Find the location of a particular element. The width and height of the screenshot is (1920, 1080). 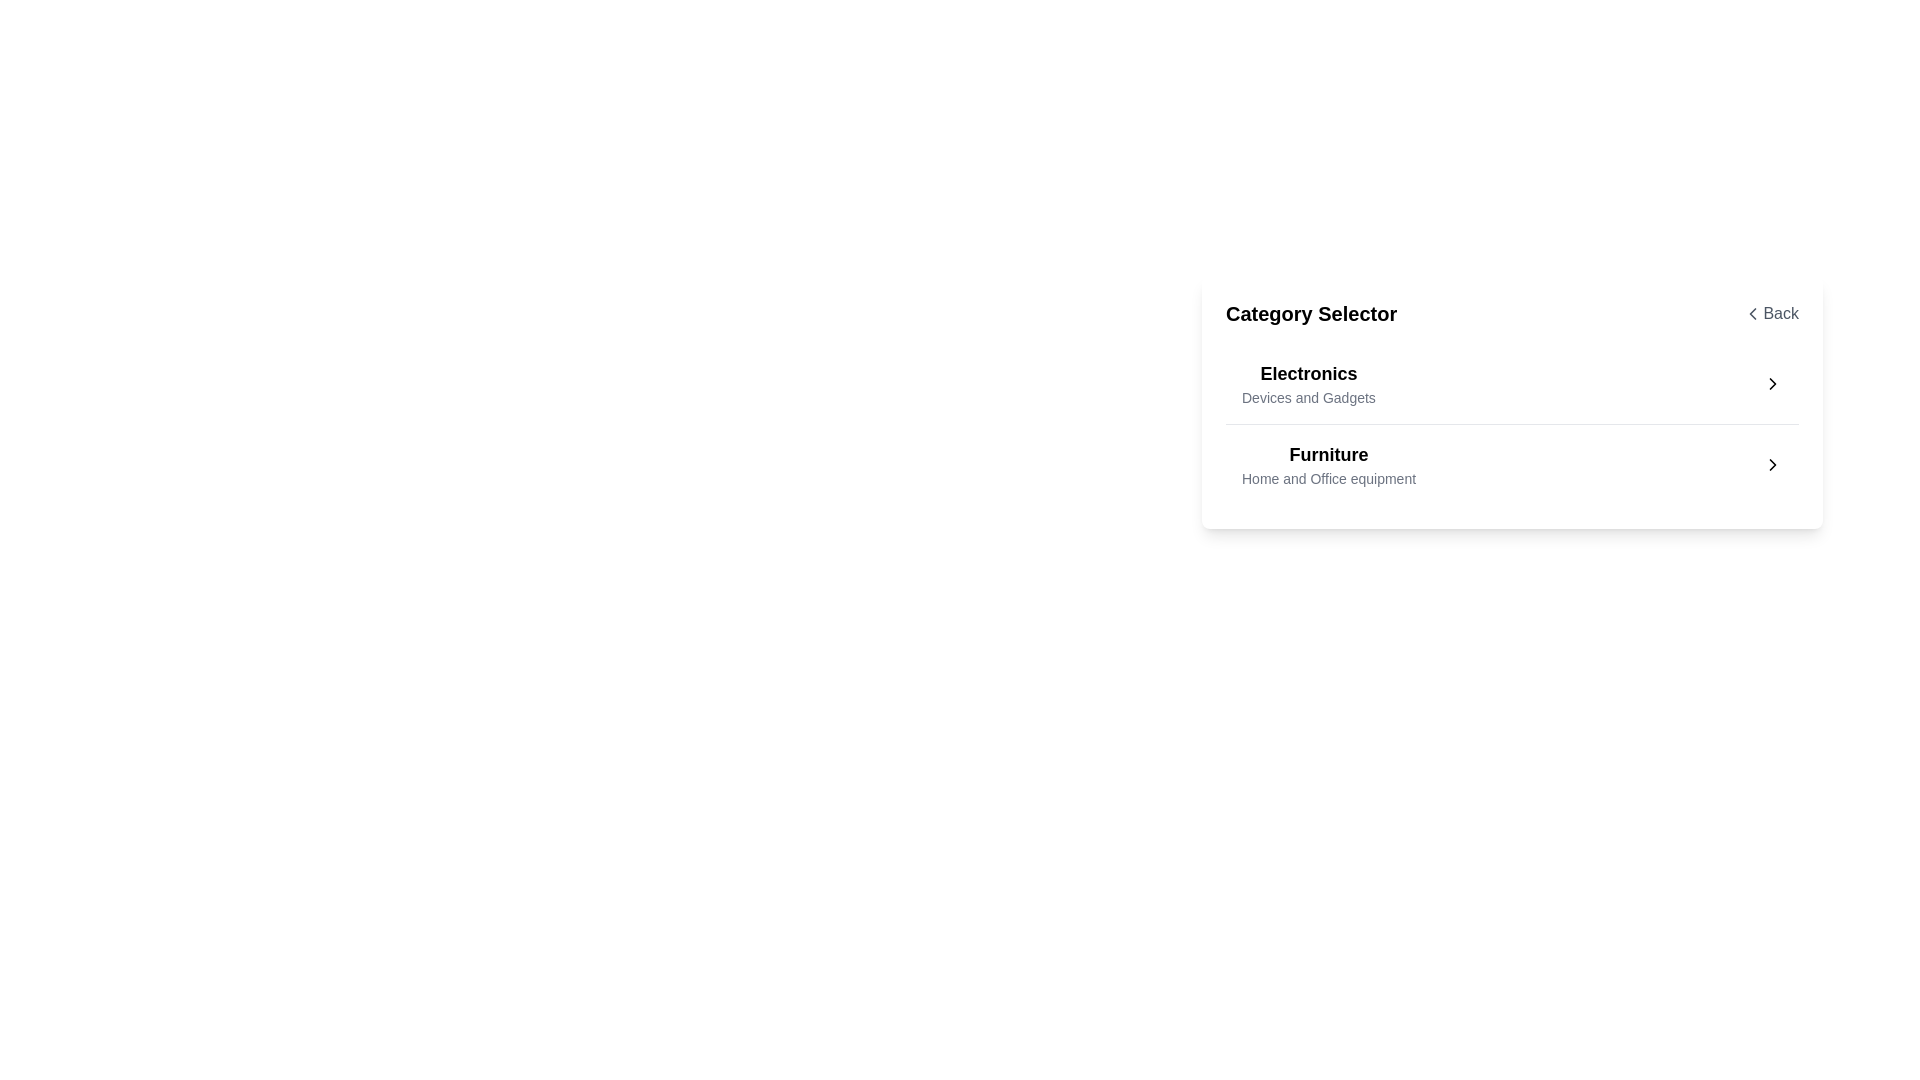

the Chevron Symbol graphic indicator located near the top-right corner of the interface, associated with the 'Back' label is located at coordinates (1752, 313).